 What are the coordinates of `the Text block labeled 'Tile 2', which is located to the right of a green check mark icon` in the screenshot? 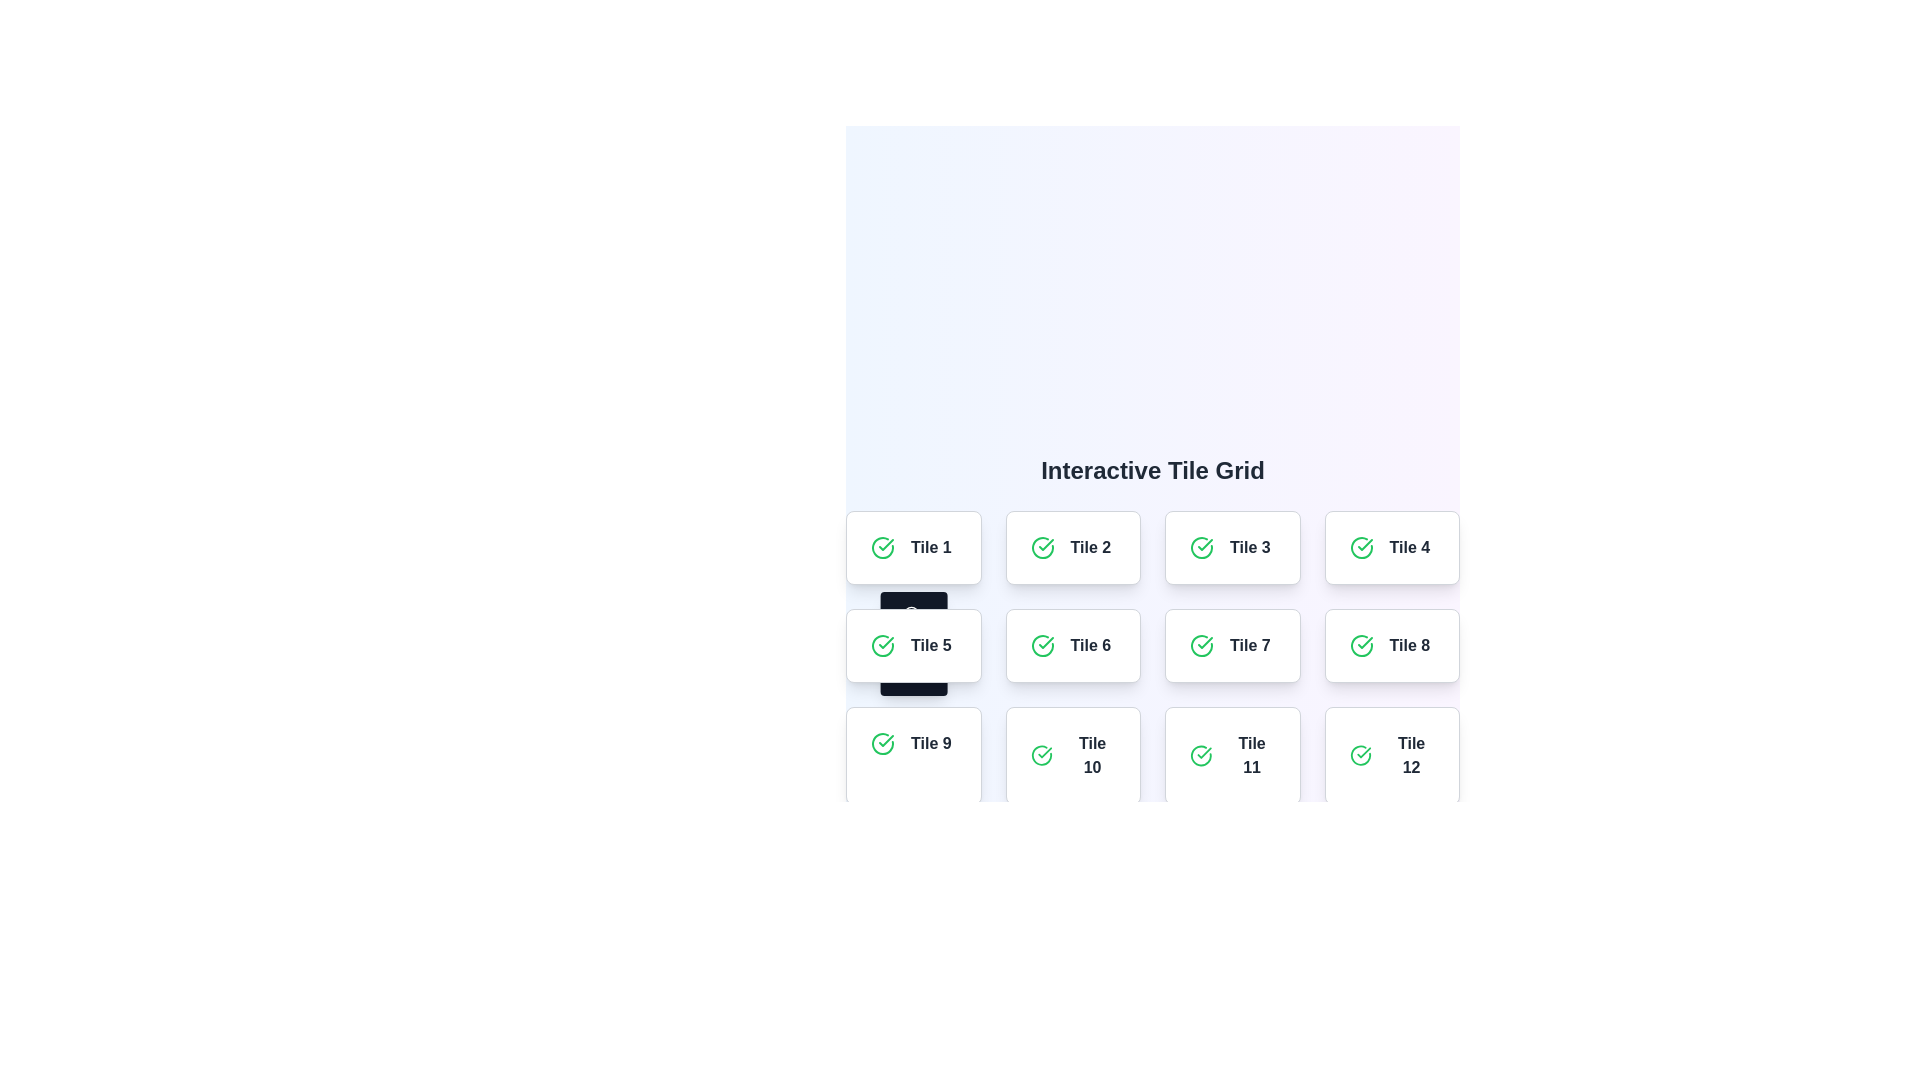 It's located at (1089, 547).